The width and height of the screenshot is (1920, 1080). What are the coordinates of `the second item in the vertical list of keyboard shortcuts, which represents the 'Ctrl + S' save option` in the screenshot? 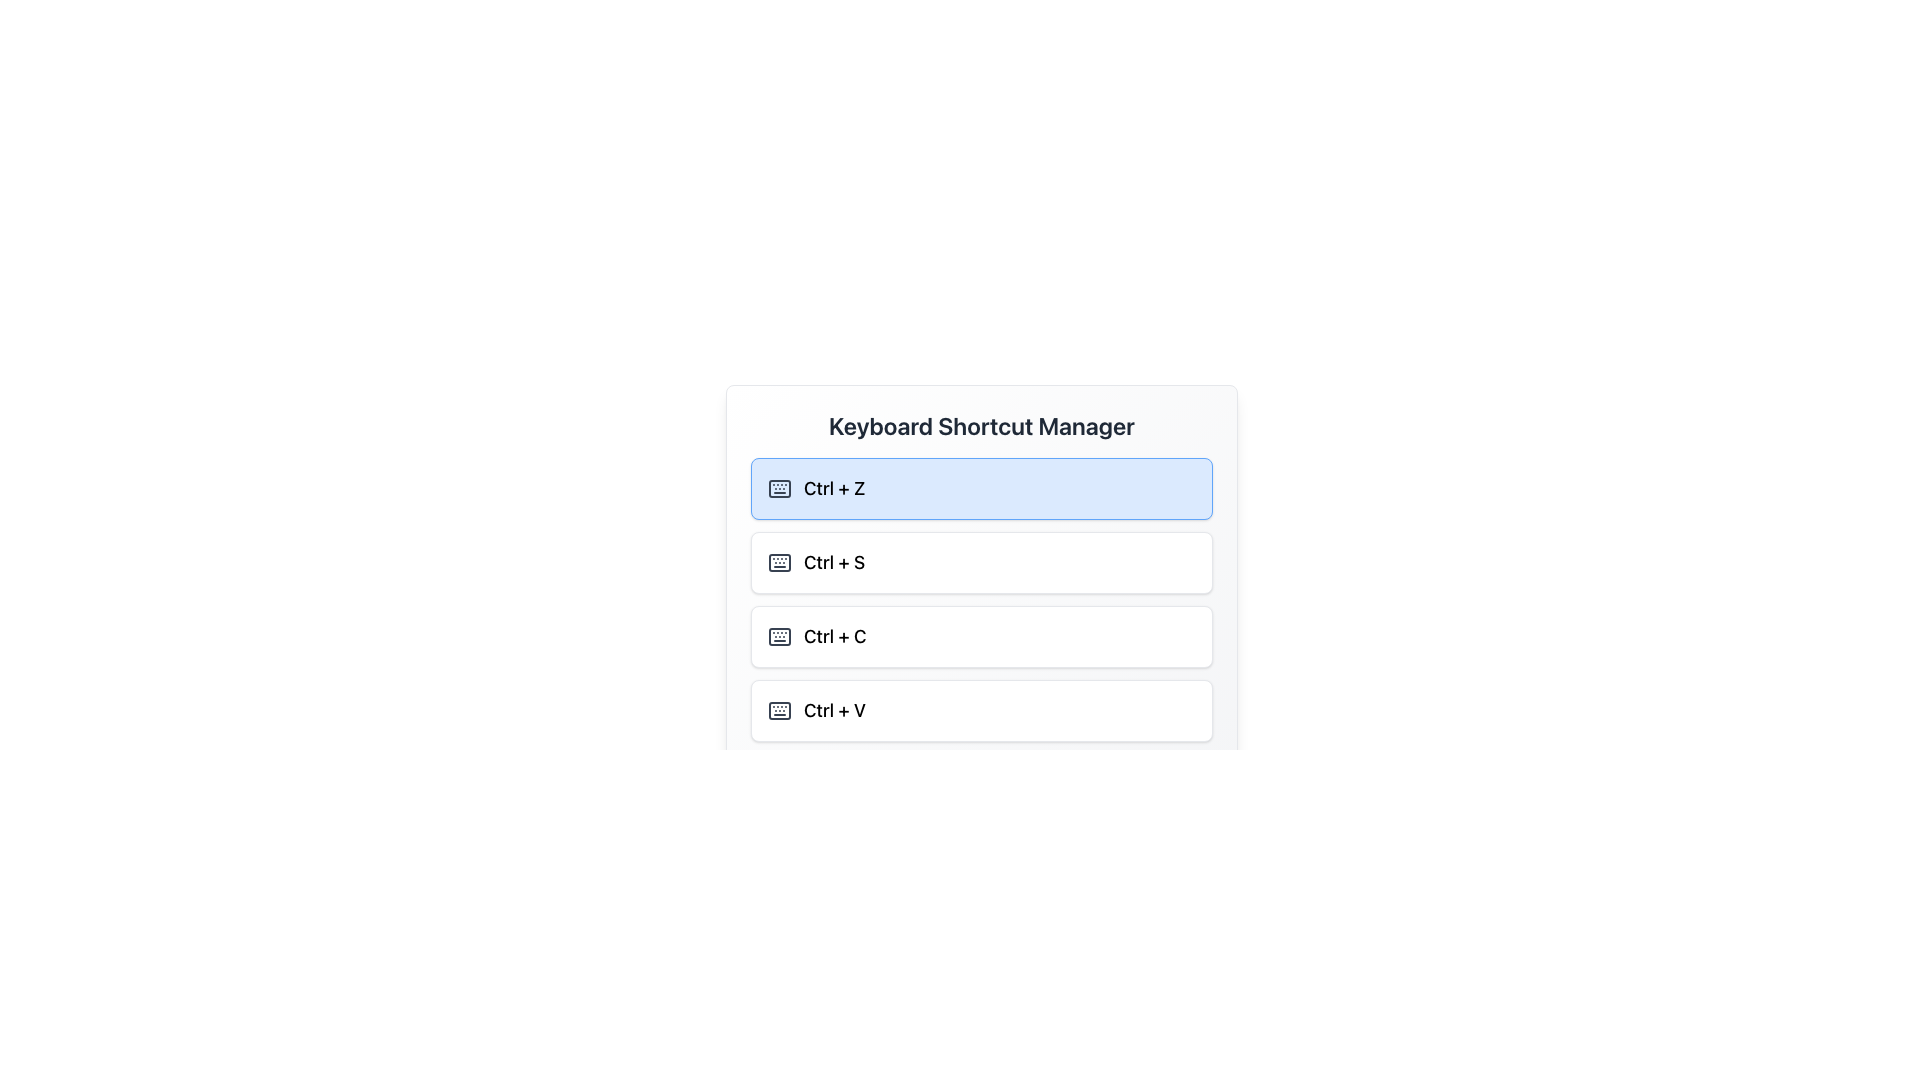 It's located at (982, 563).